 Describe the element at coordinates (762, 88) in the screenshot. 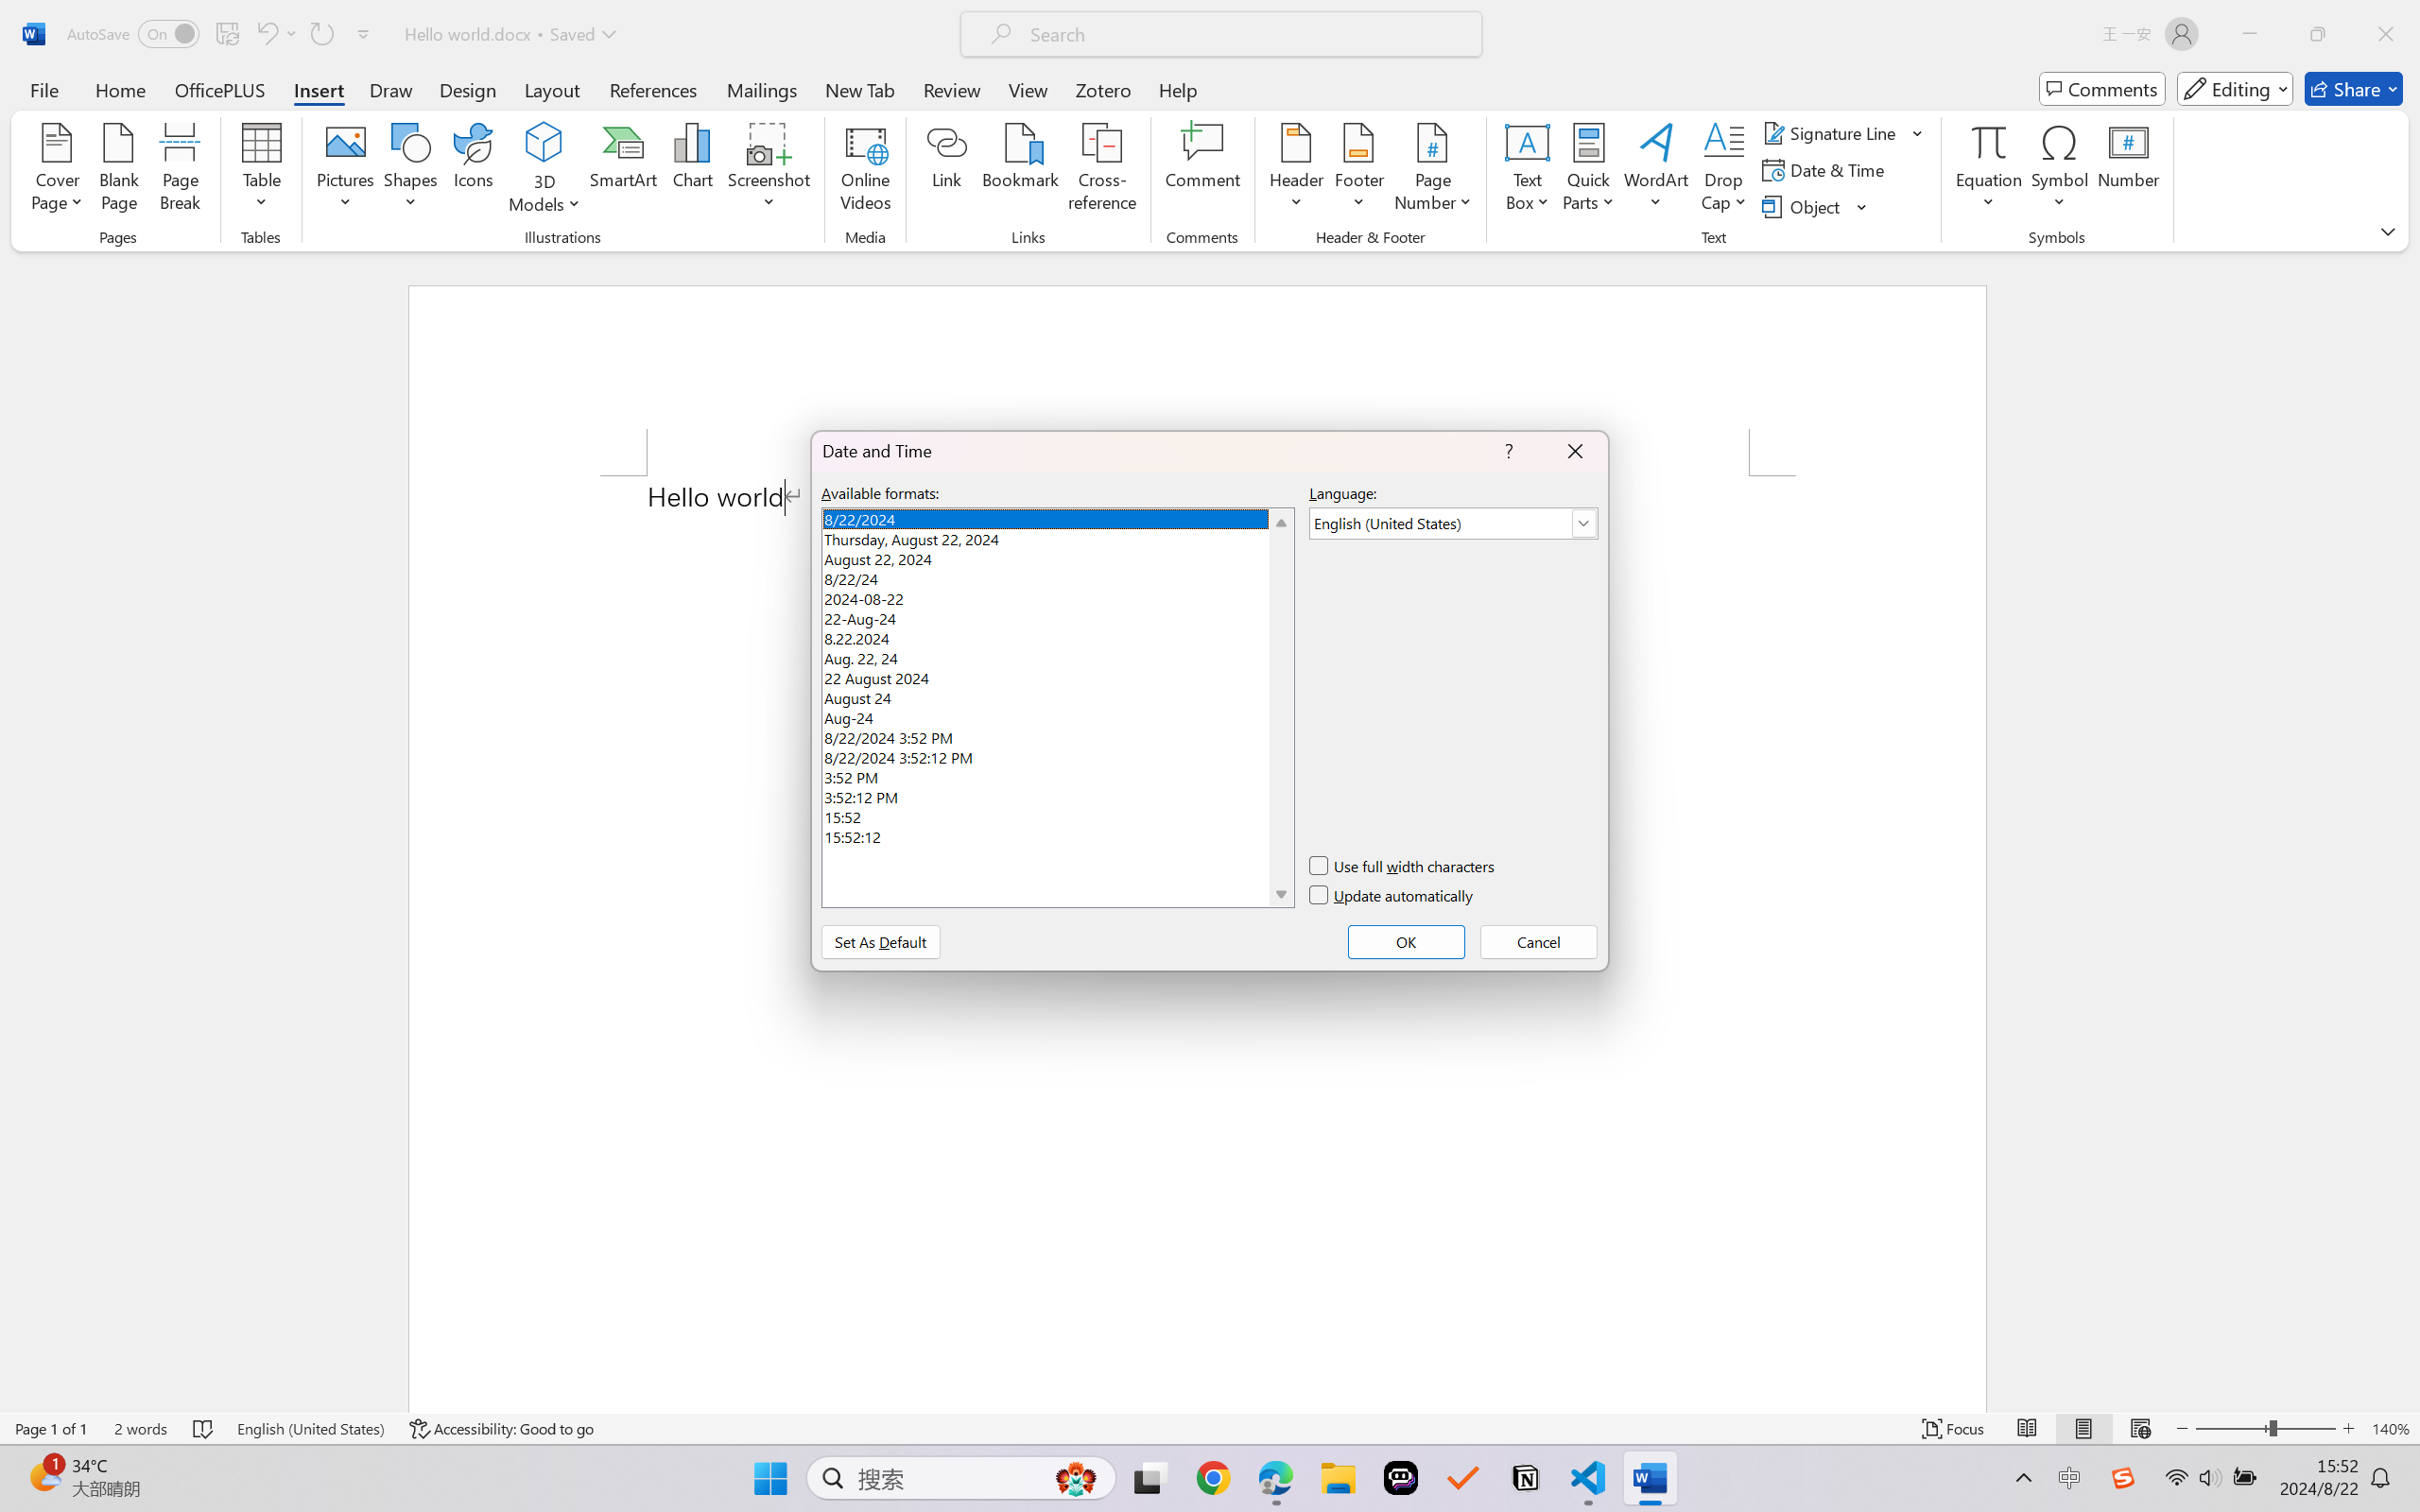

I see `'Mailings'` at that location.